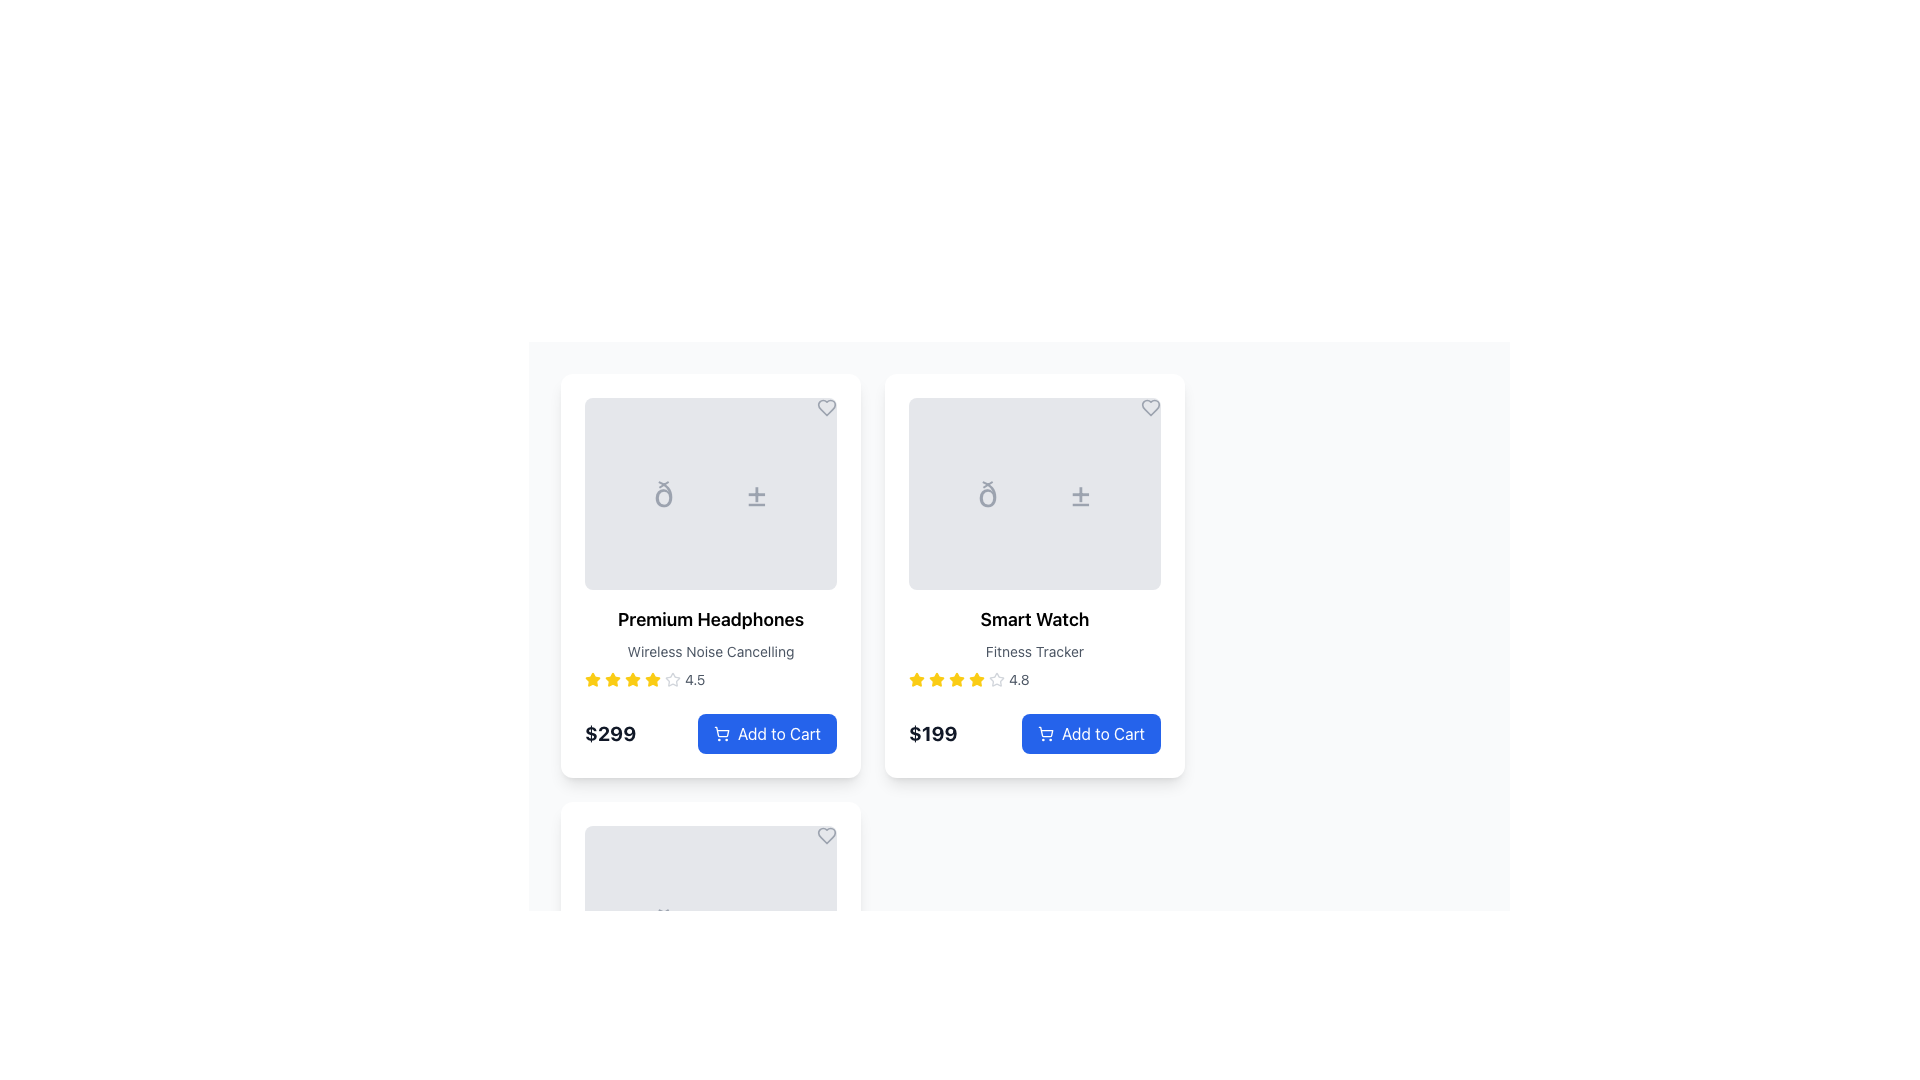  I want to click on the rating system, so click(955, 678).